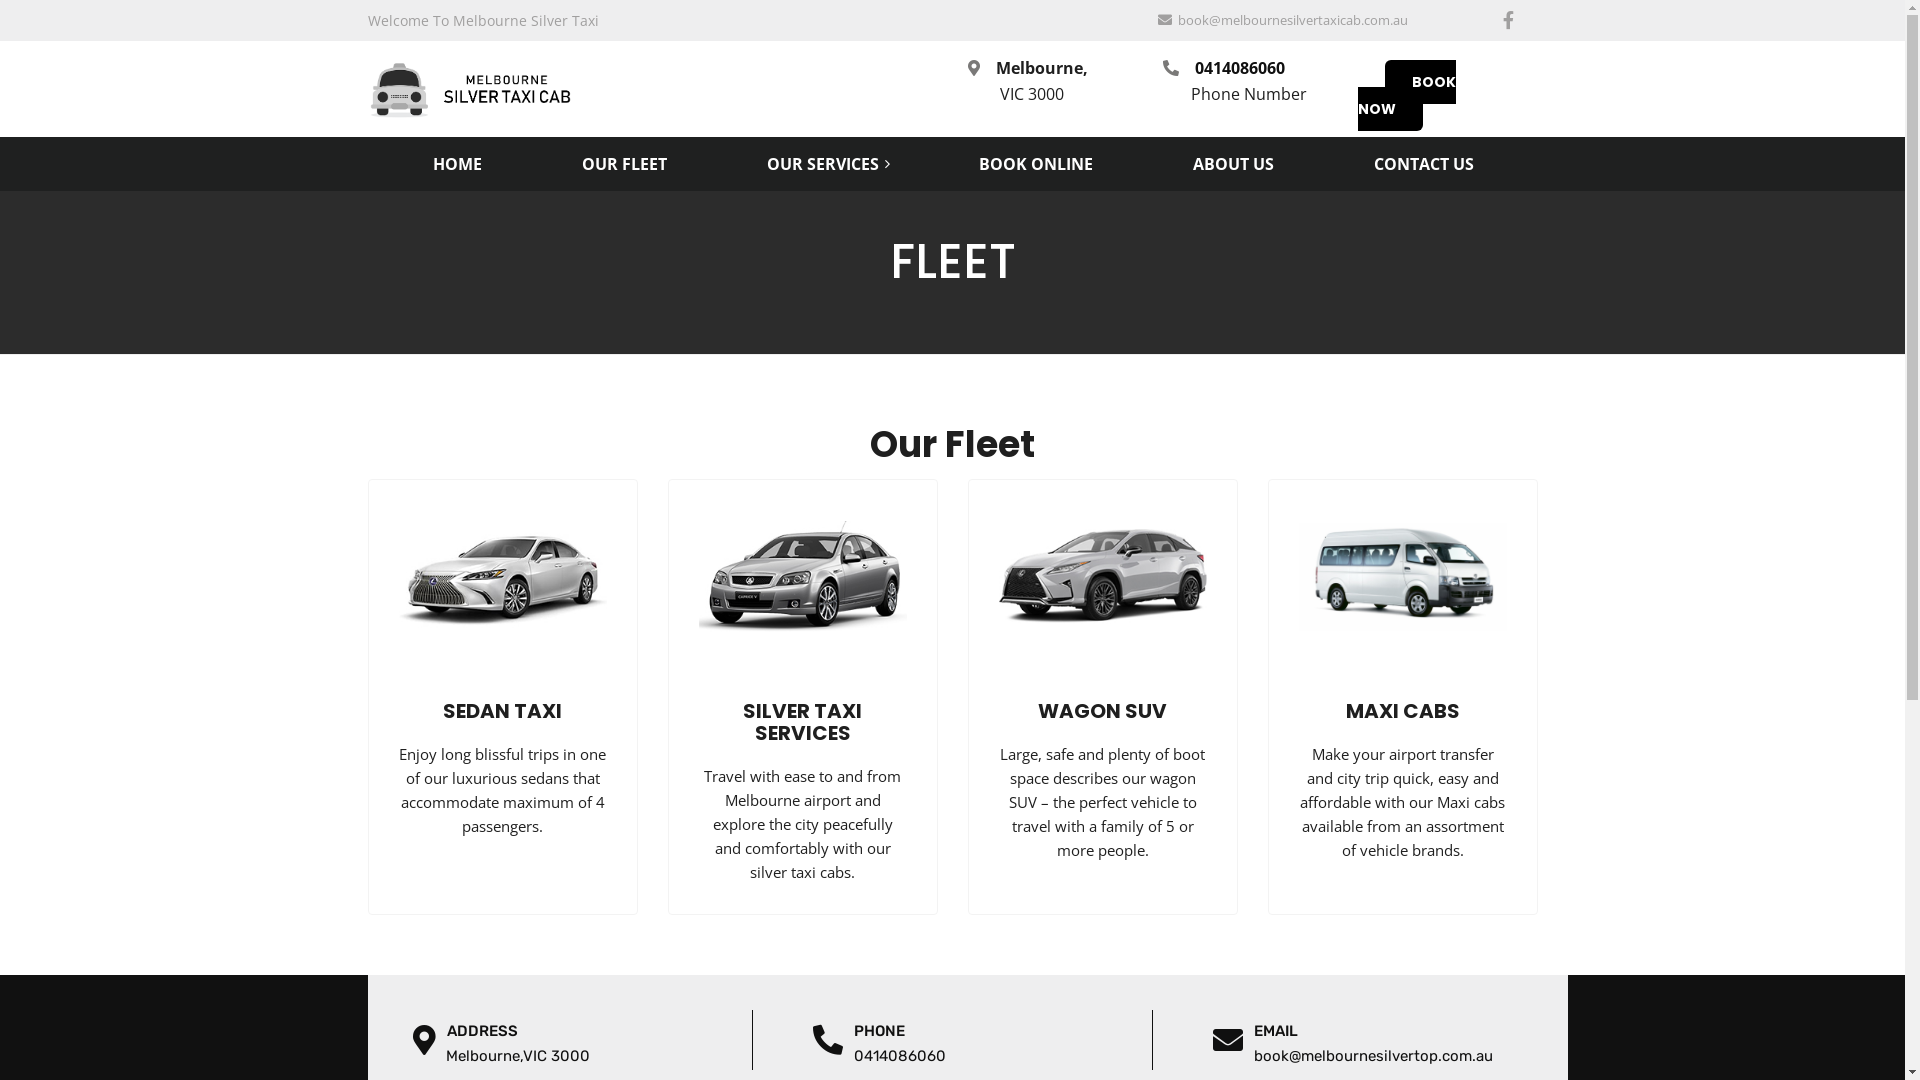 The height and width of the screenshot is (1080, 1920). I want to click on 'HOME', so click(456, 160).